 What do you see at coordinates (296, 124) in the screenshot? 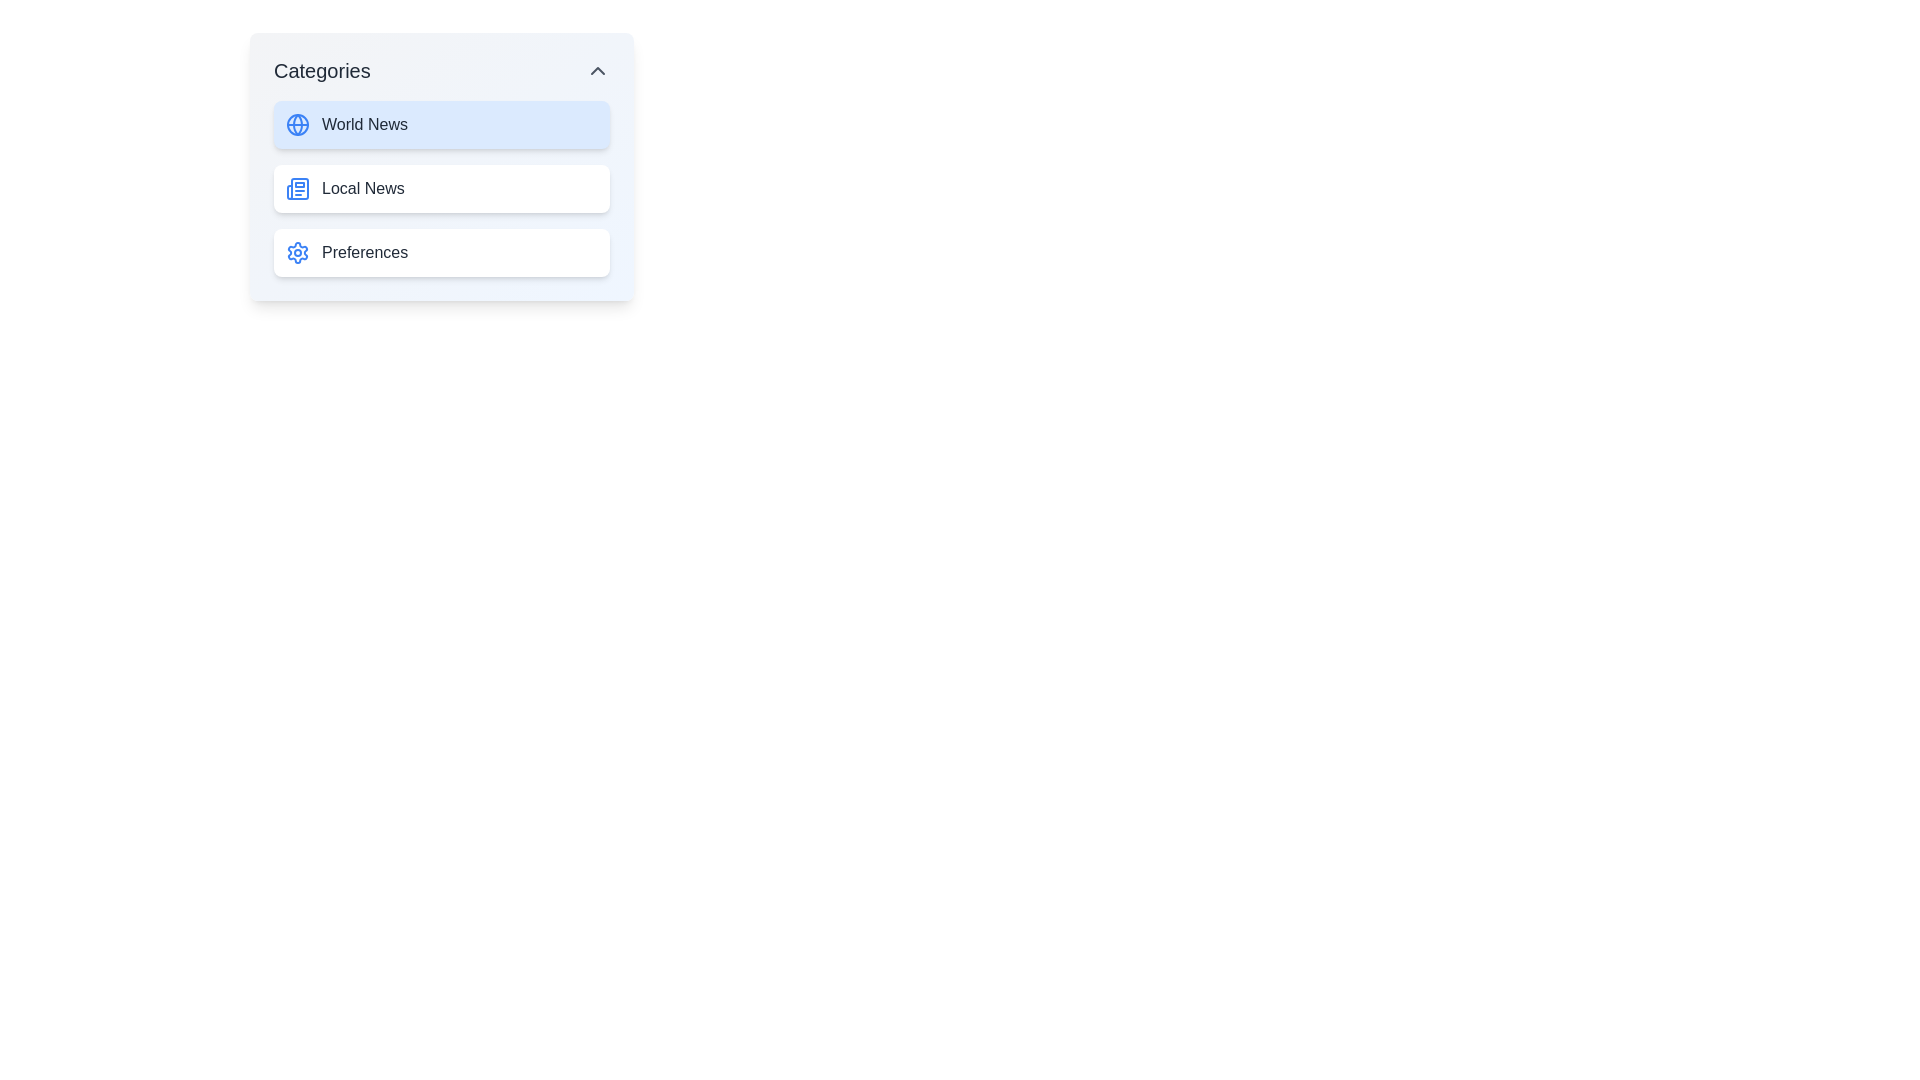
I see `the 'World News' icon located on the left side of the 'World News' list item within the 'Categories' panel` at bounding box center [296, 124].